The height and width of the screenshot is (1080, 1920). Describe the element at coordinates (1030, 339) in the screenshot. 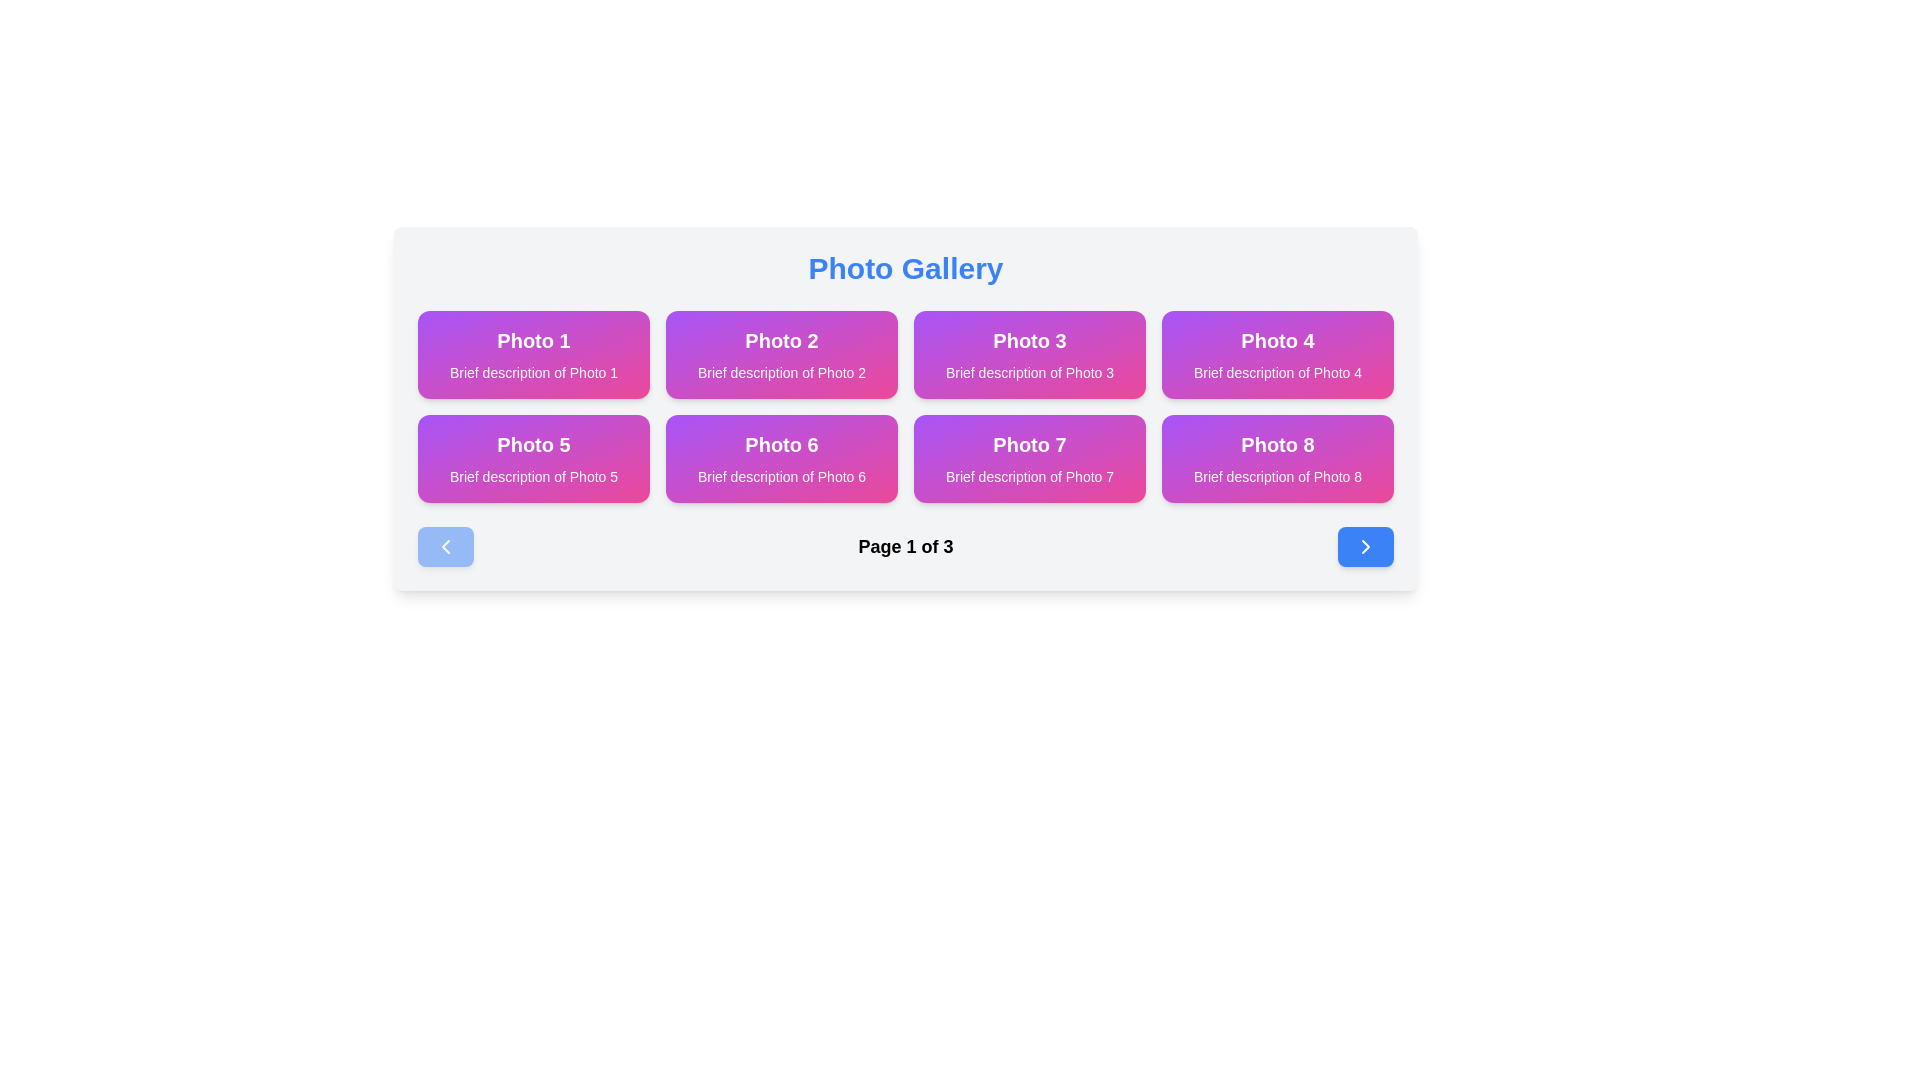

I see `the title text label of the third photo card in the top row, which categorizes the content of that card` at that location.